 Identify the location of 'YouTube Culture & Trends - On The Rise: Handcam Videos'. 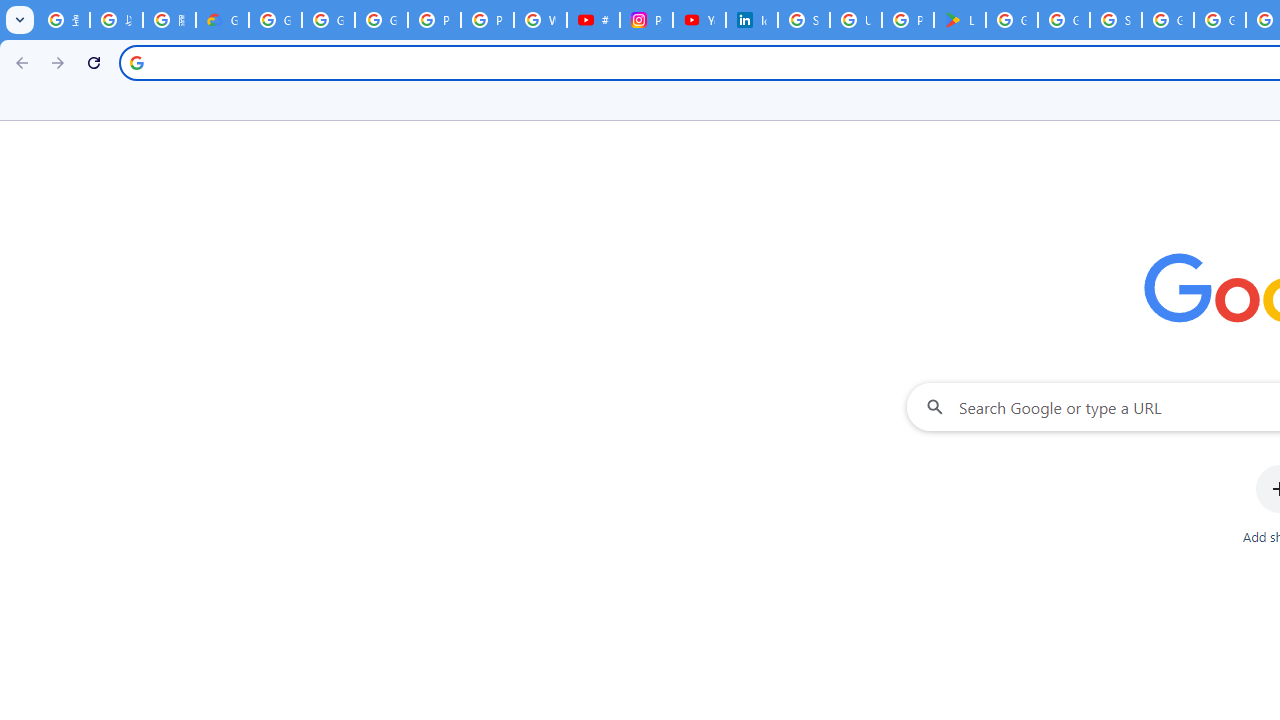
(699, 20).